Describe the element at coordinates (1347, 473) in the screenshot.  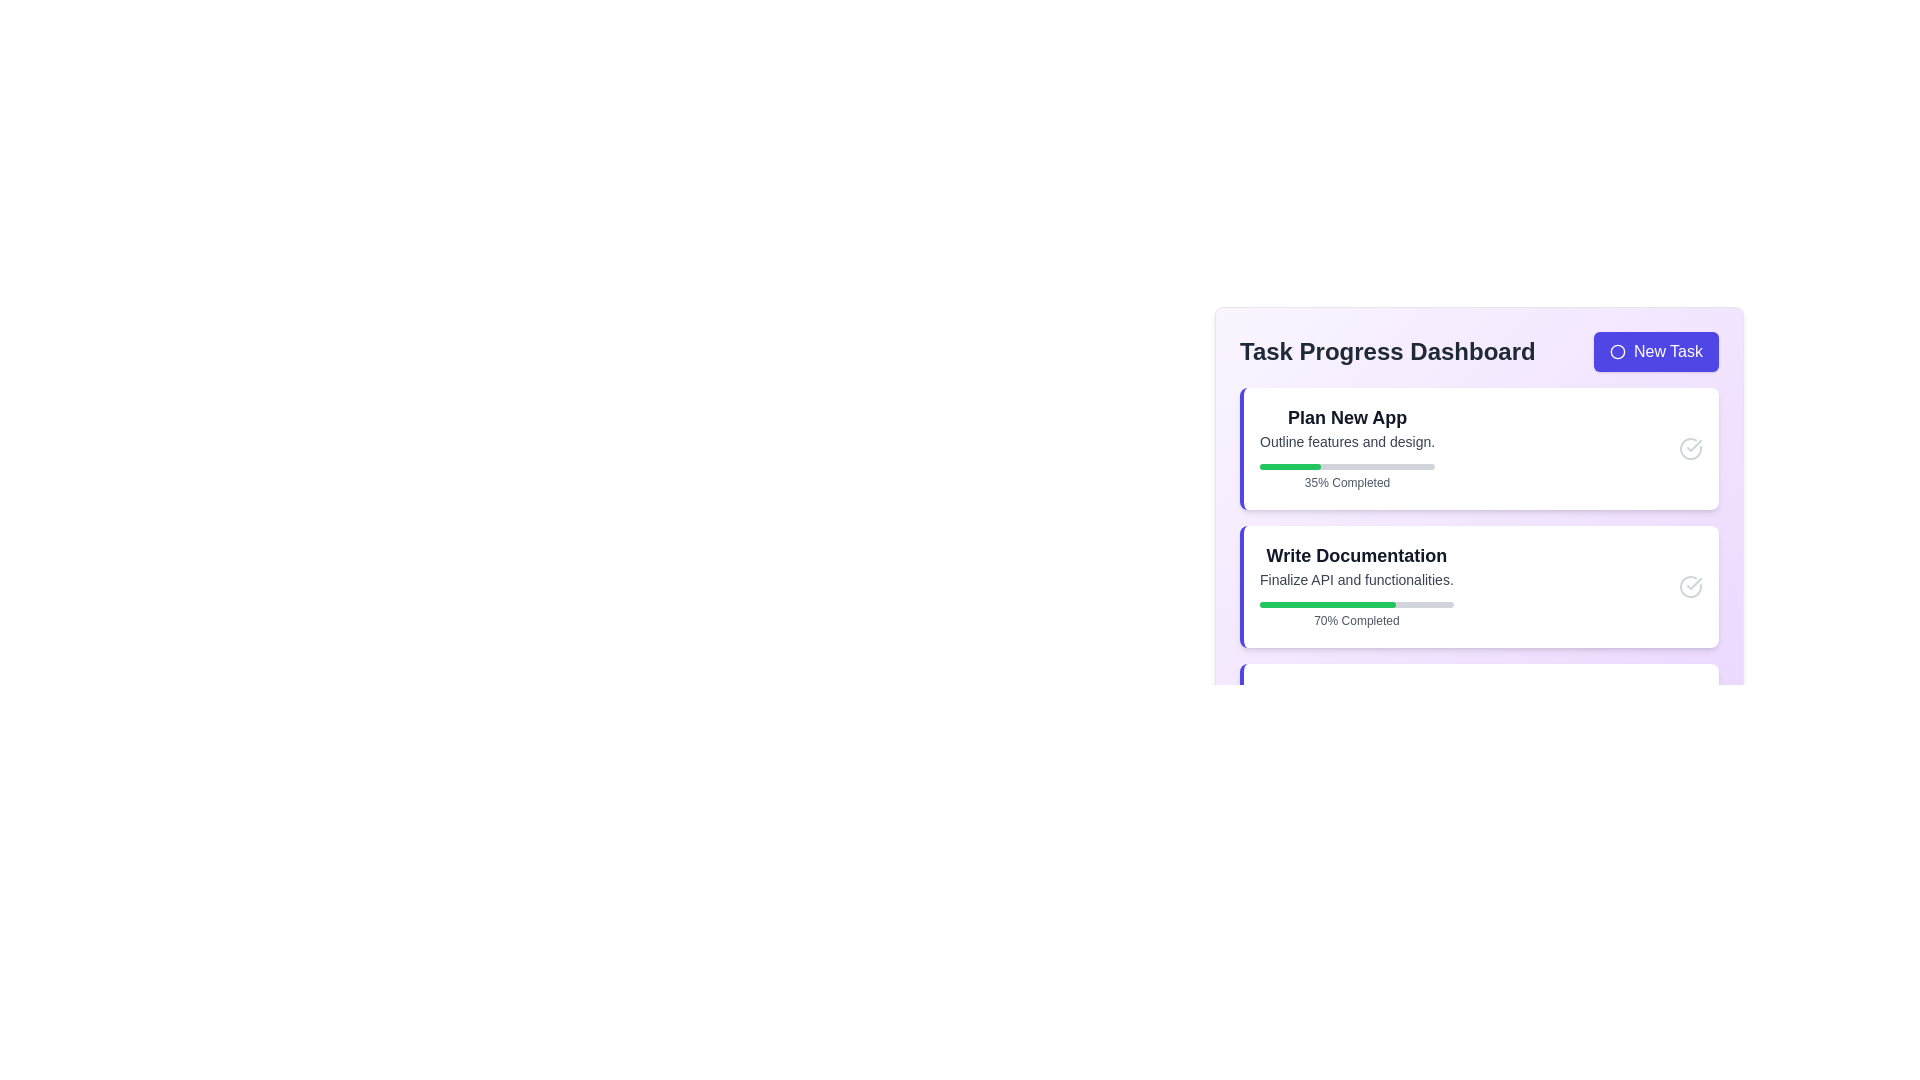
I see `text label displaying the progress percentage, which shows '35% Completed' and is located below the progress bar of the task labeled 'Plan New App'` at that location.